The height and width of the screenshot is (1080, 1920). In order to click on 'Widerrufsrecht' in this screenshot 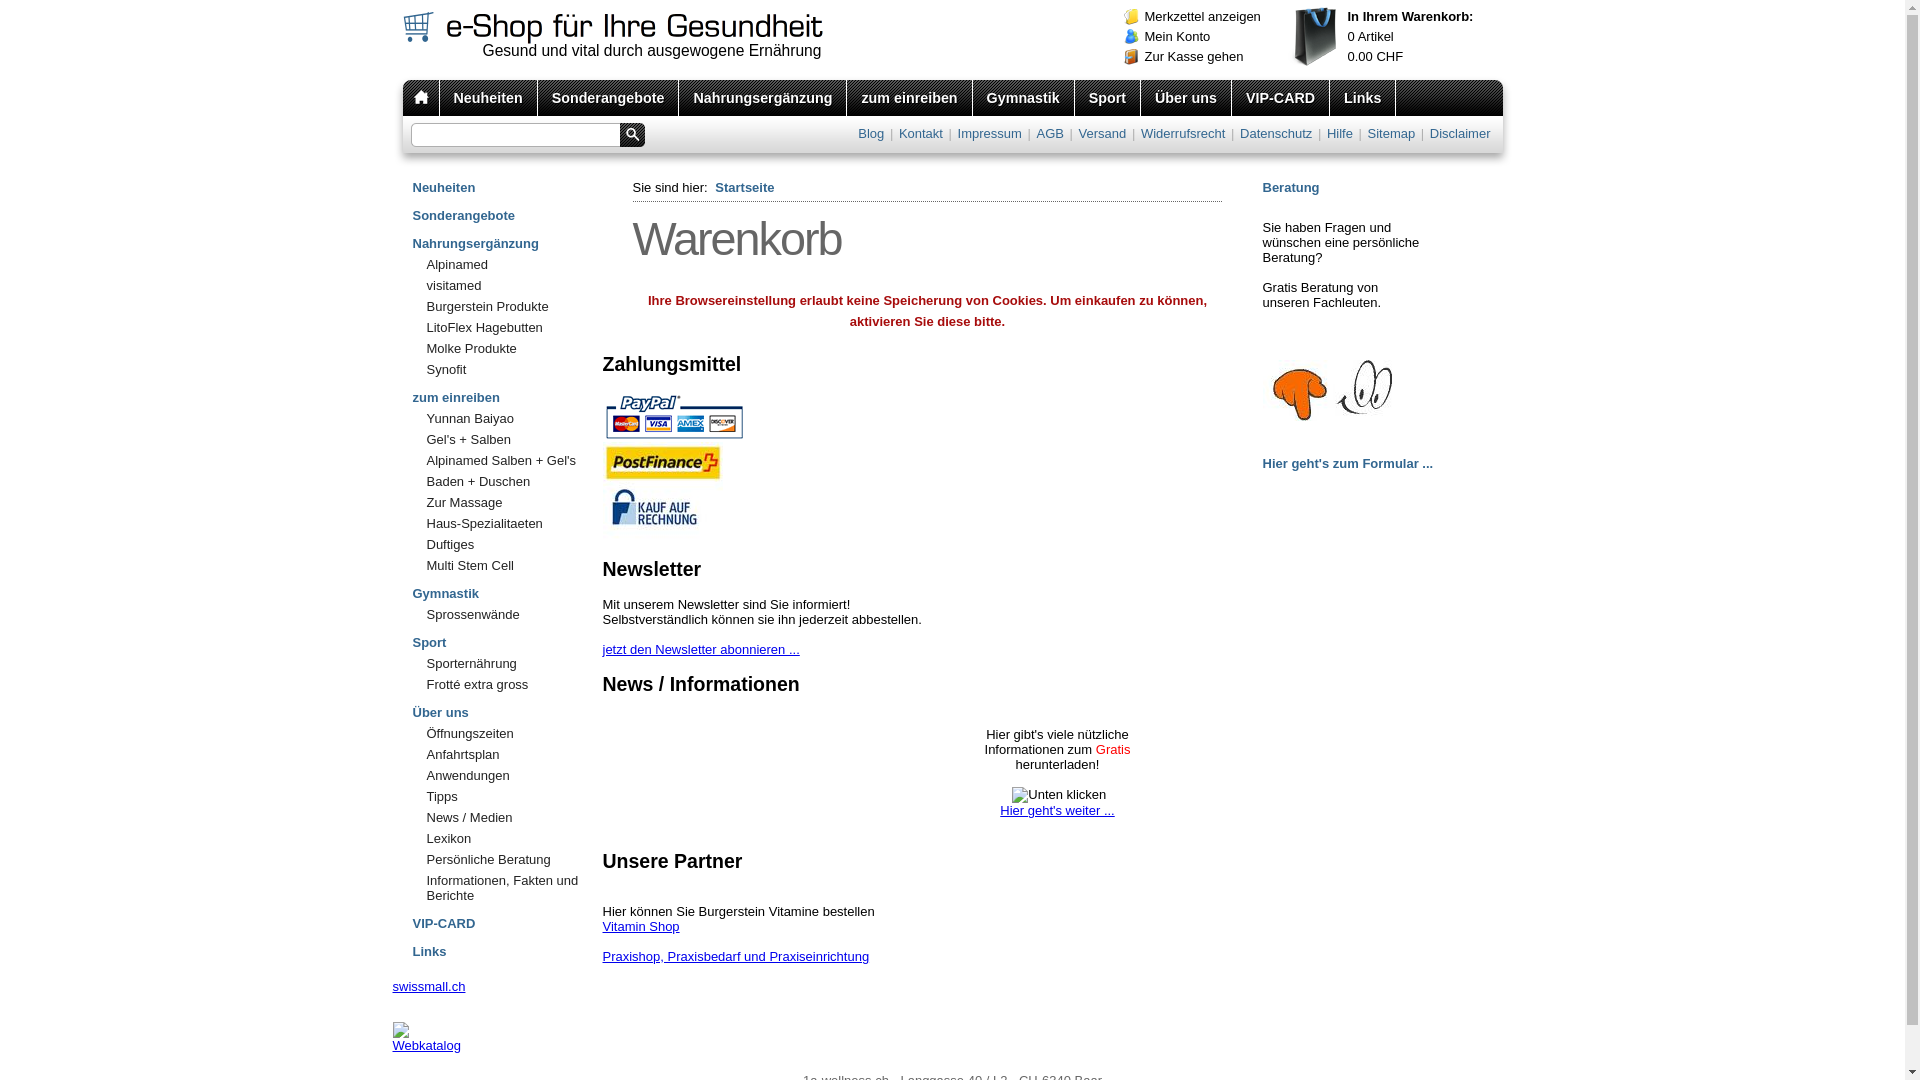, I will do `click(1183, 133)`.